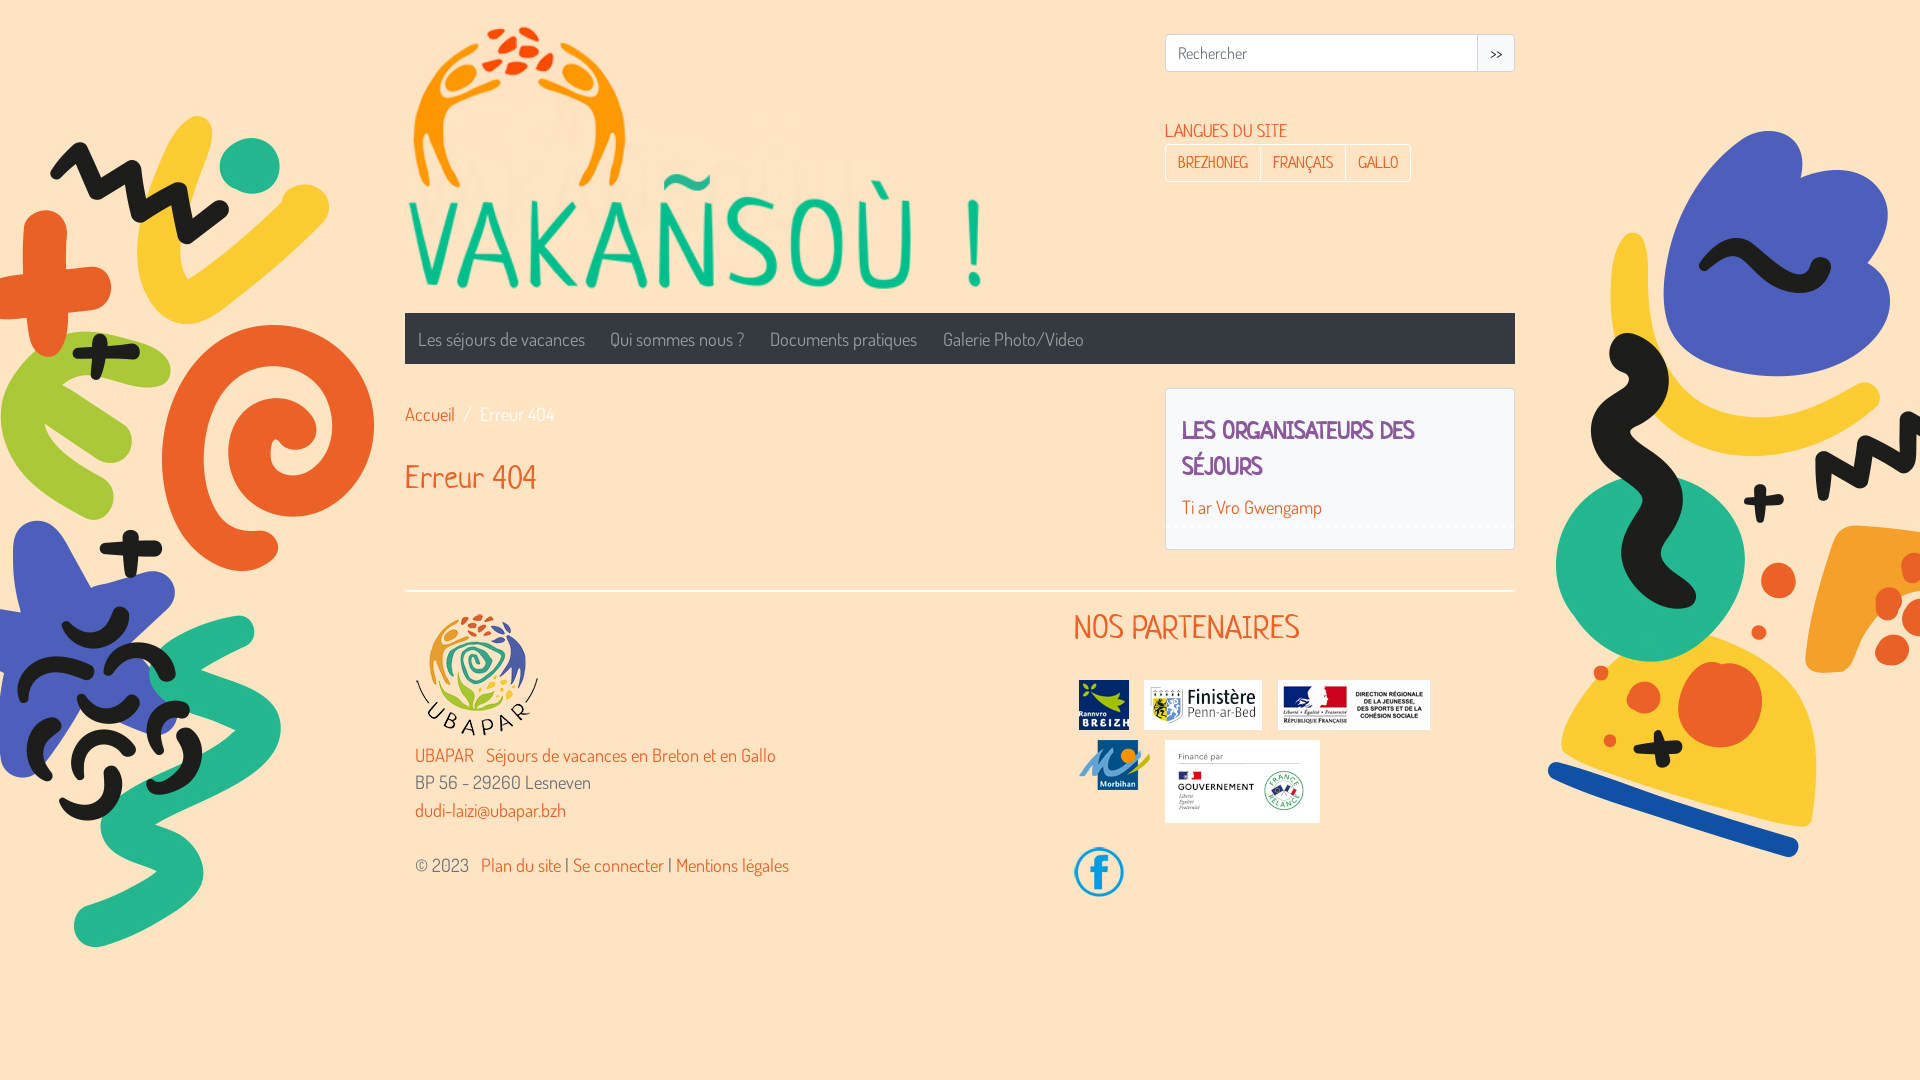  I want to click on 'Accueil', so click(403, 412).